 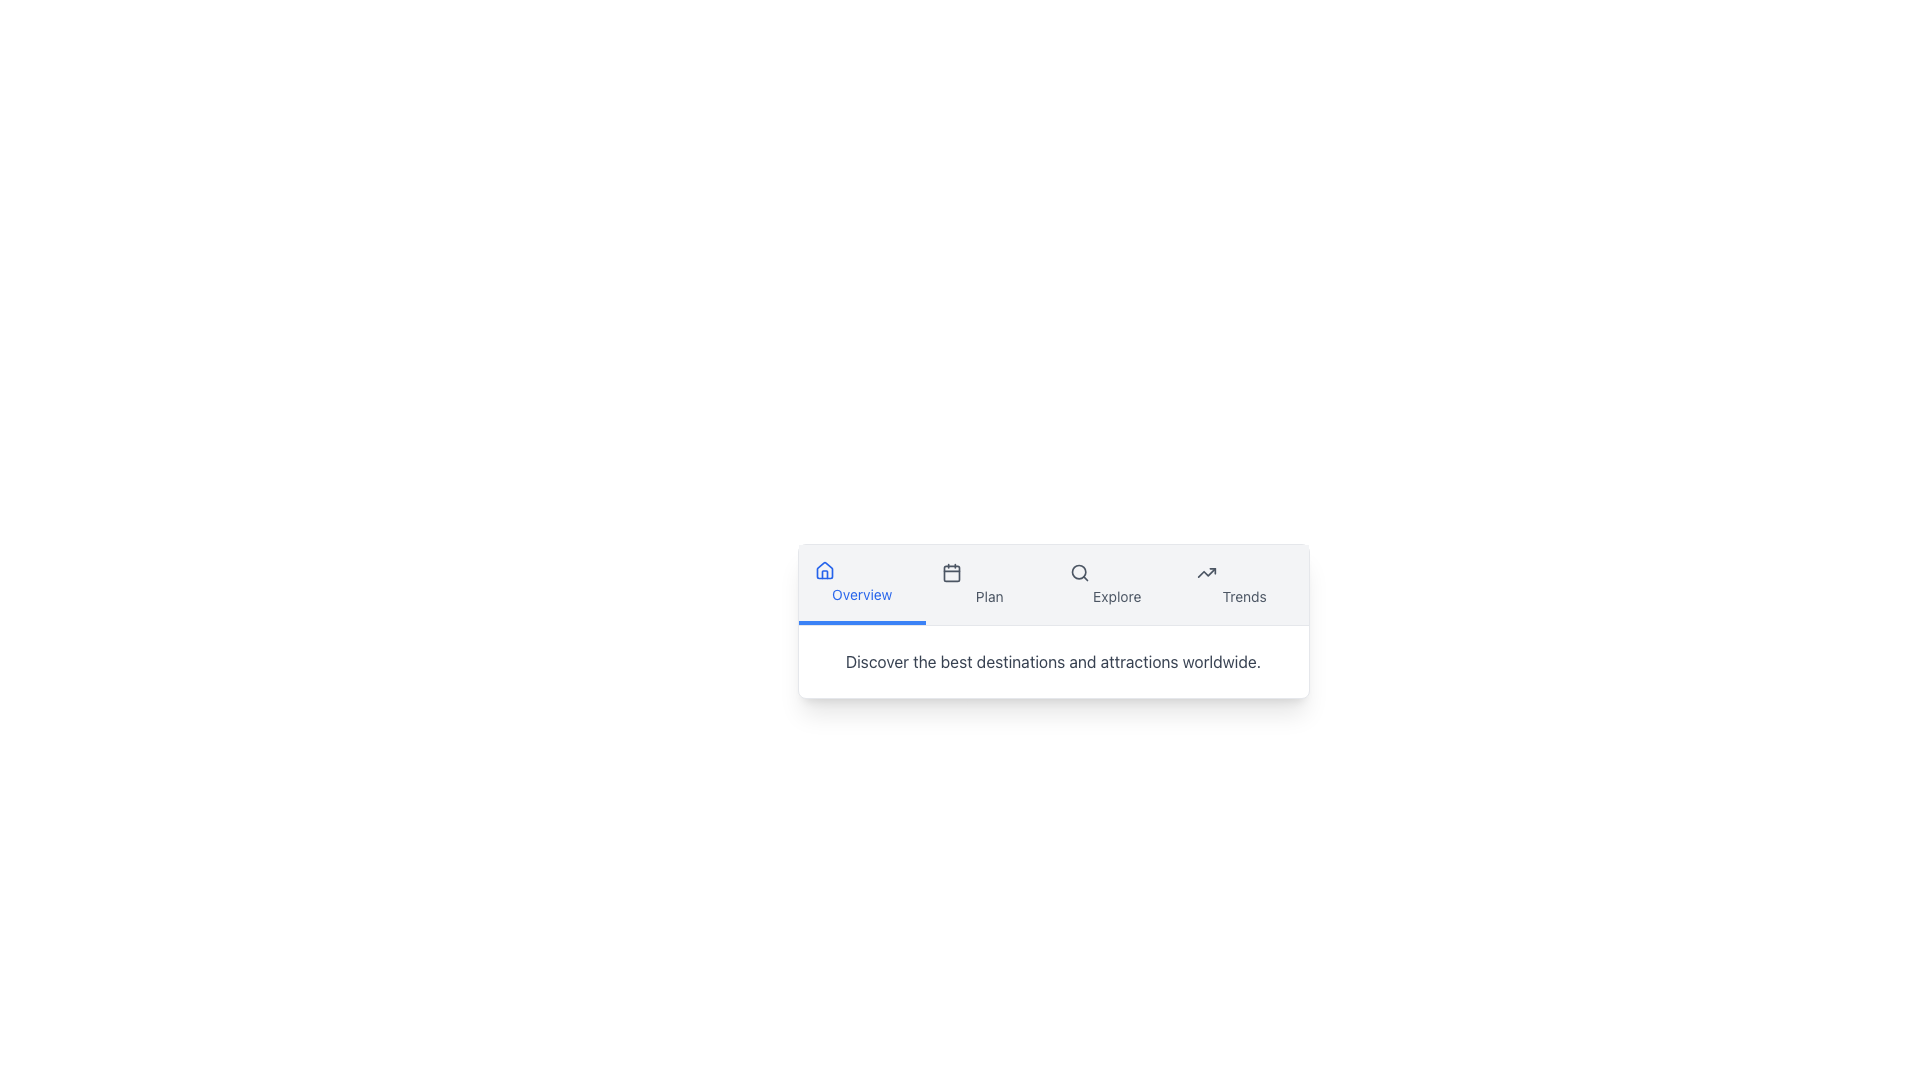 I want to click on the label for the navigation button that directs users to the 'Overview' section of the application, located beneath the house icon in the horizontal navigation bar at the top of the UI, so click(x=862, y=593).